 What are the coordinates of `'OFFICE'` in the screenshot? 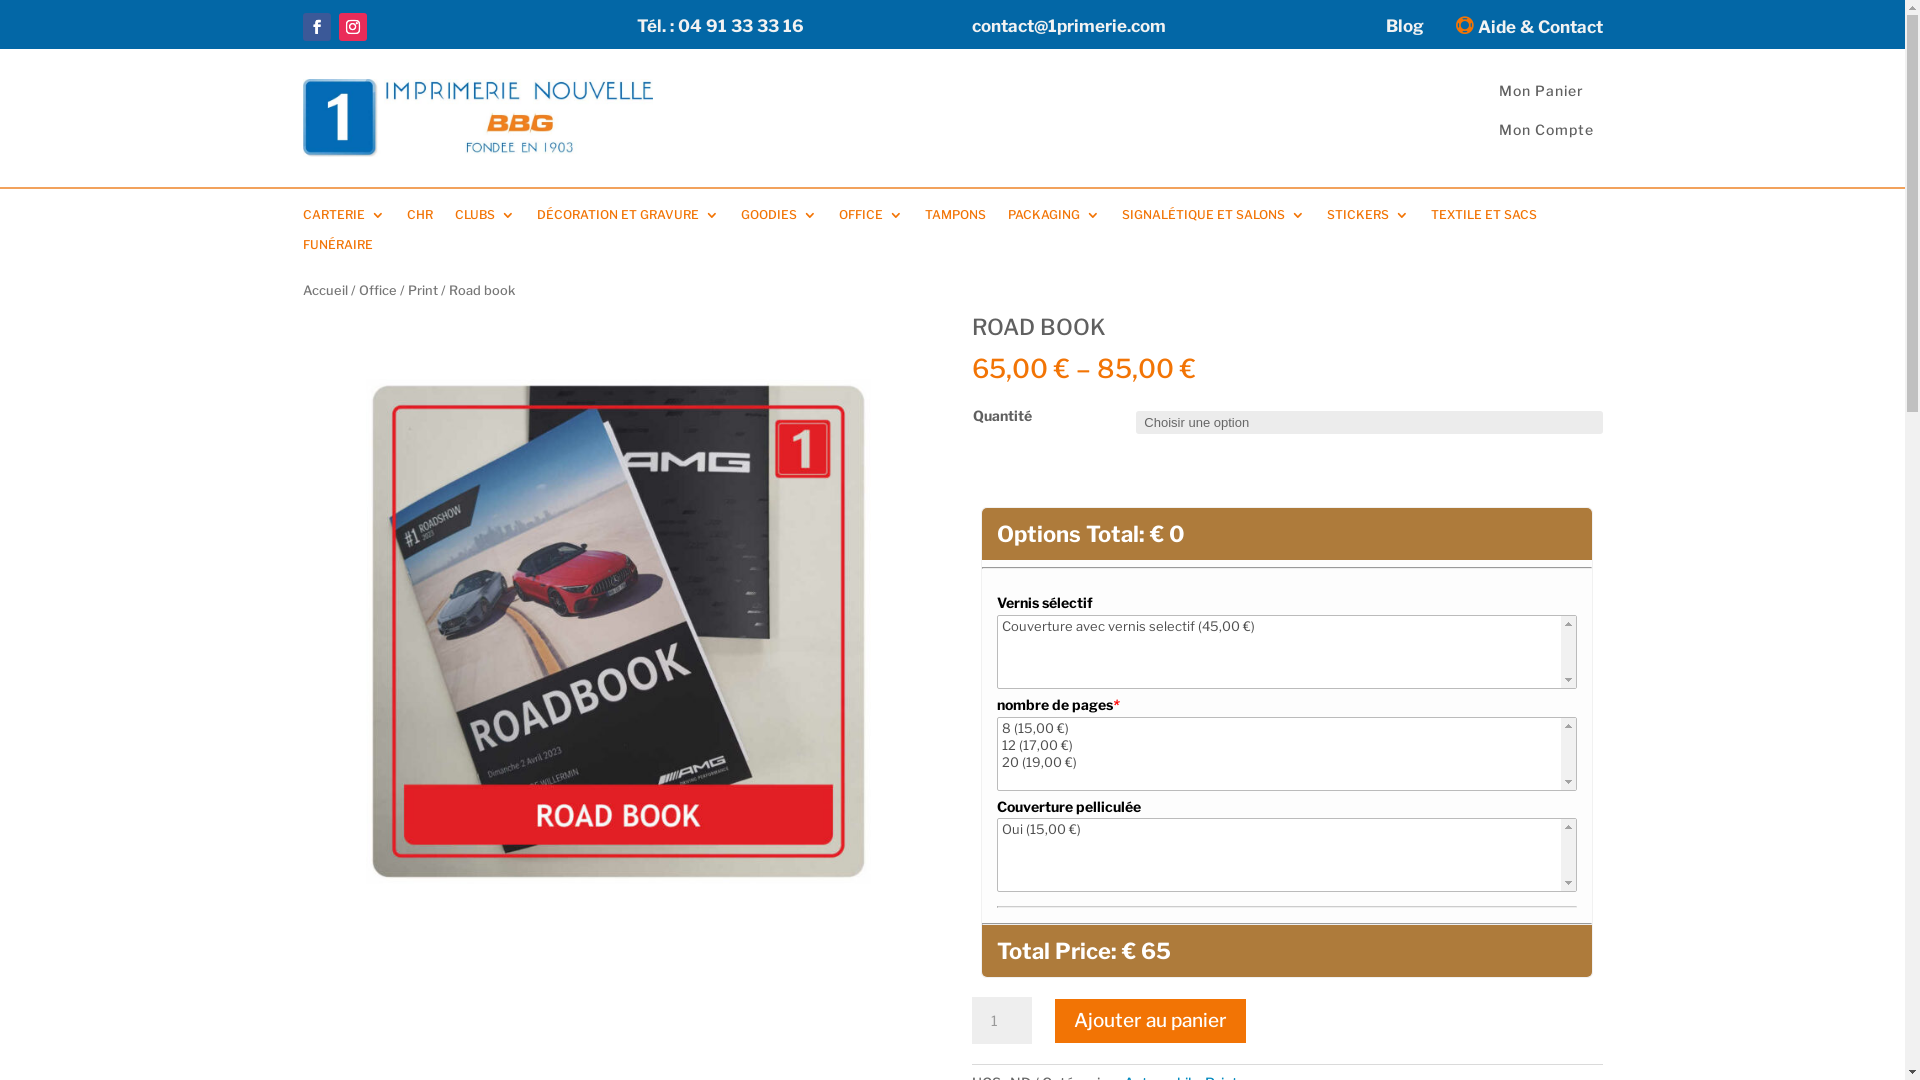 It's located at (838, 219).